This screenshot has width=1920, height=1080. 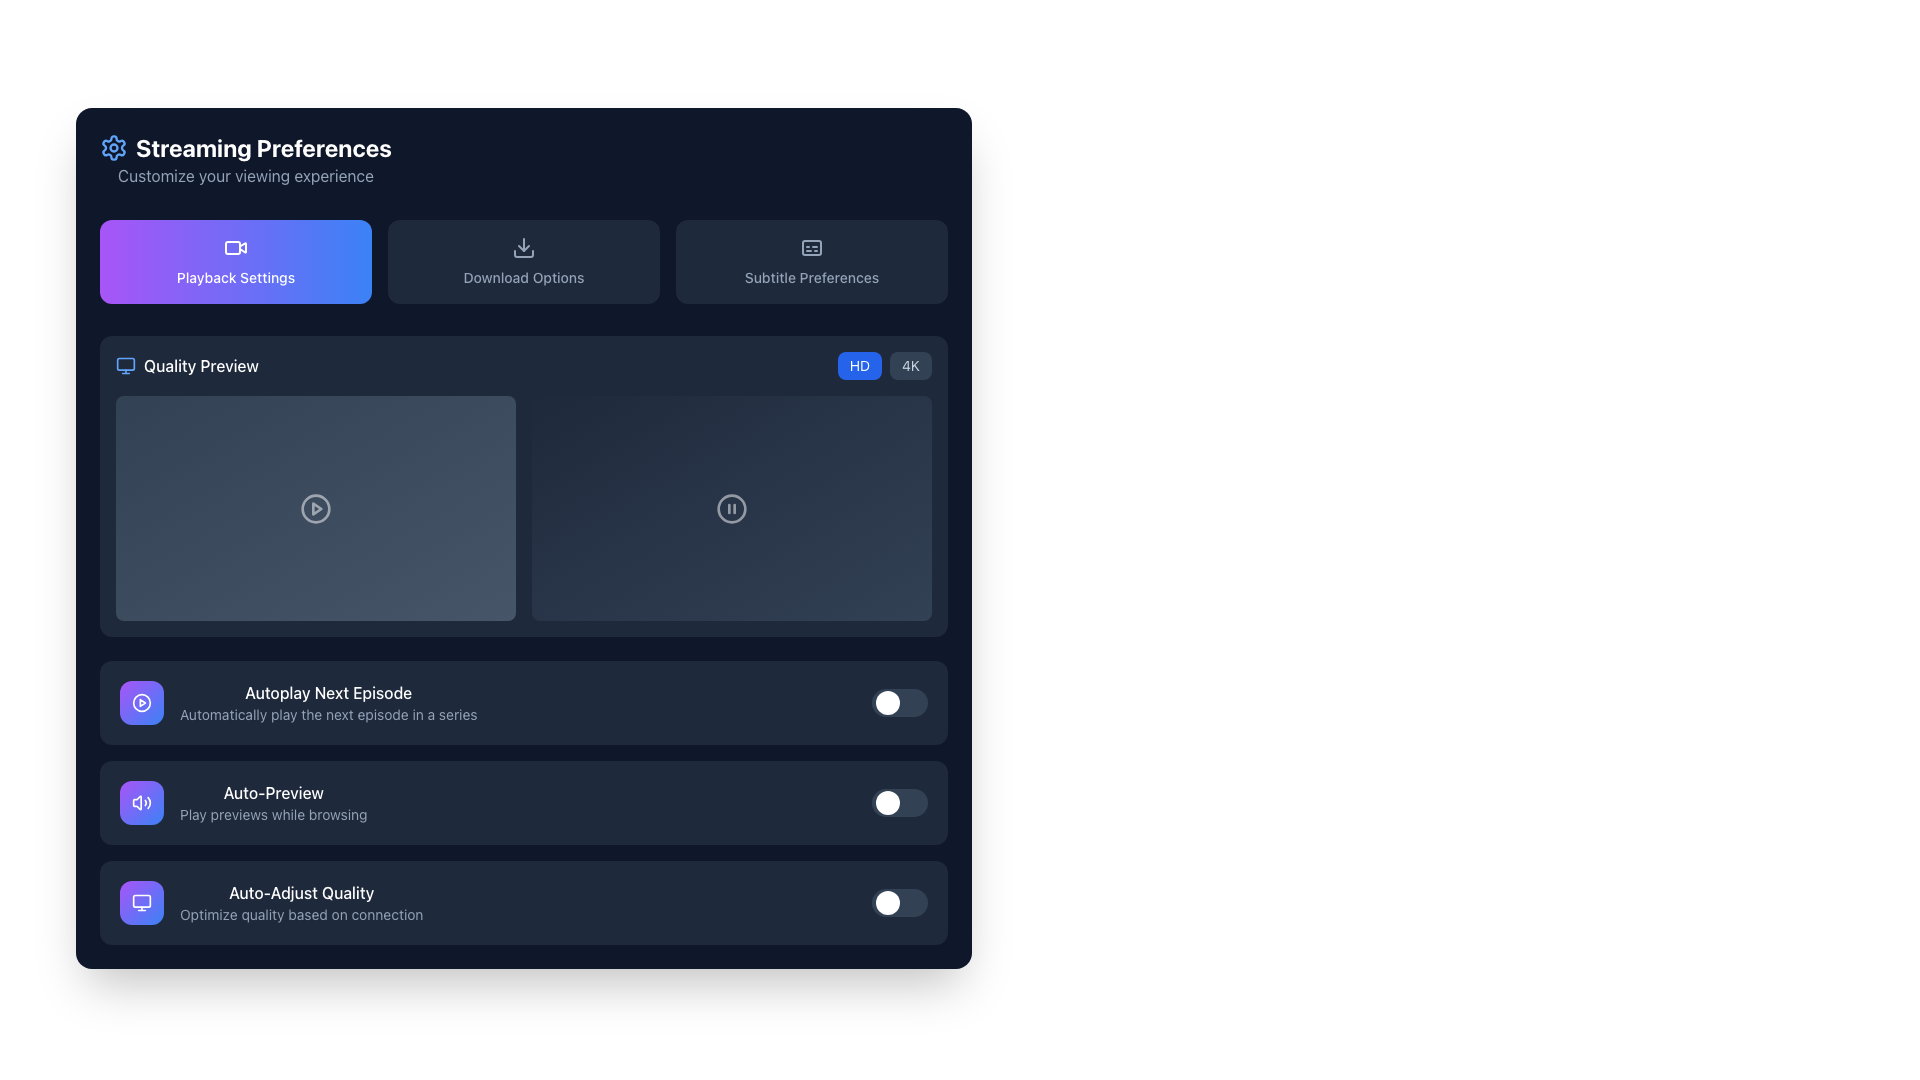 What do you see at coordinates (300, 902) in the screenshot?
I see `the Text Label that describes the 'Auto-Adjust Quality' setting, located below 'Auto-Preview' in the streaming preferences list` at bounding box center [300, 902].